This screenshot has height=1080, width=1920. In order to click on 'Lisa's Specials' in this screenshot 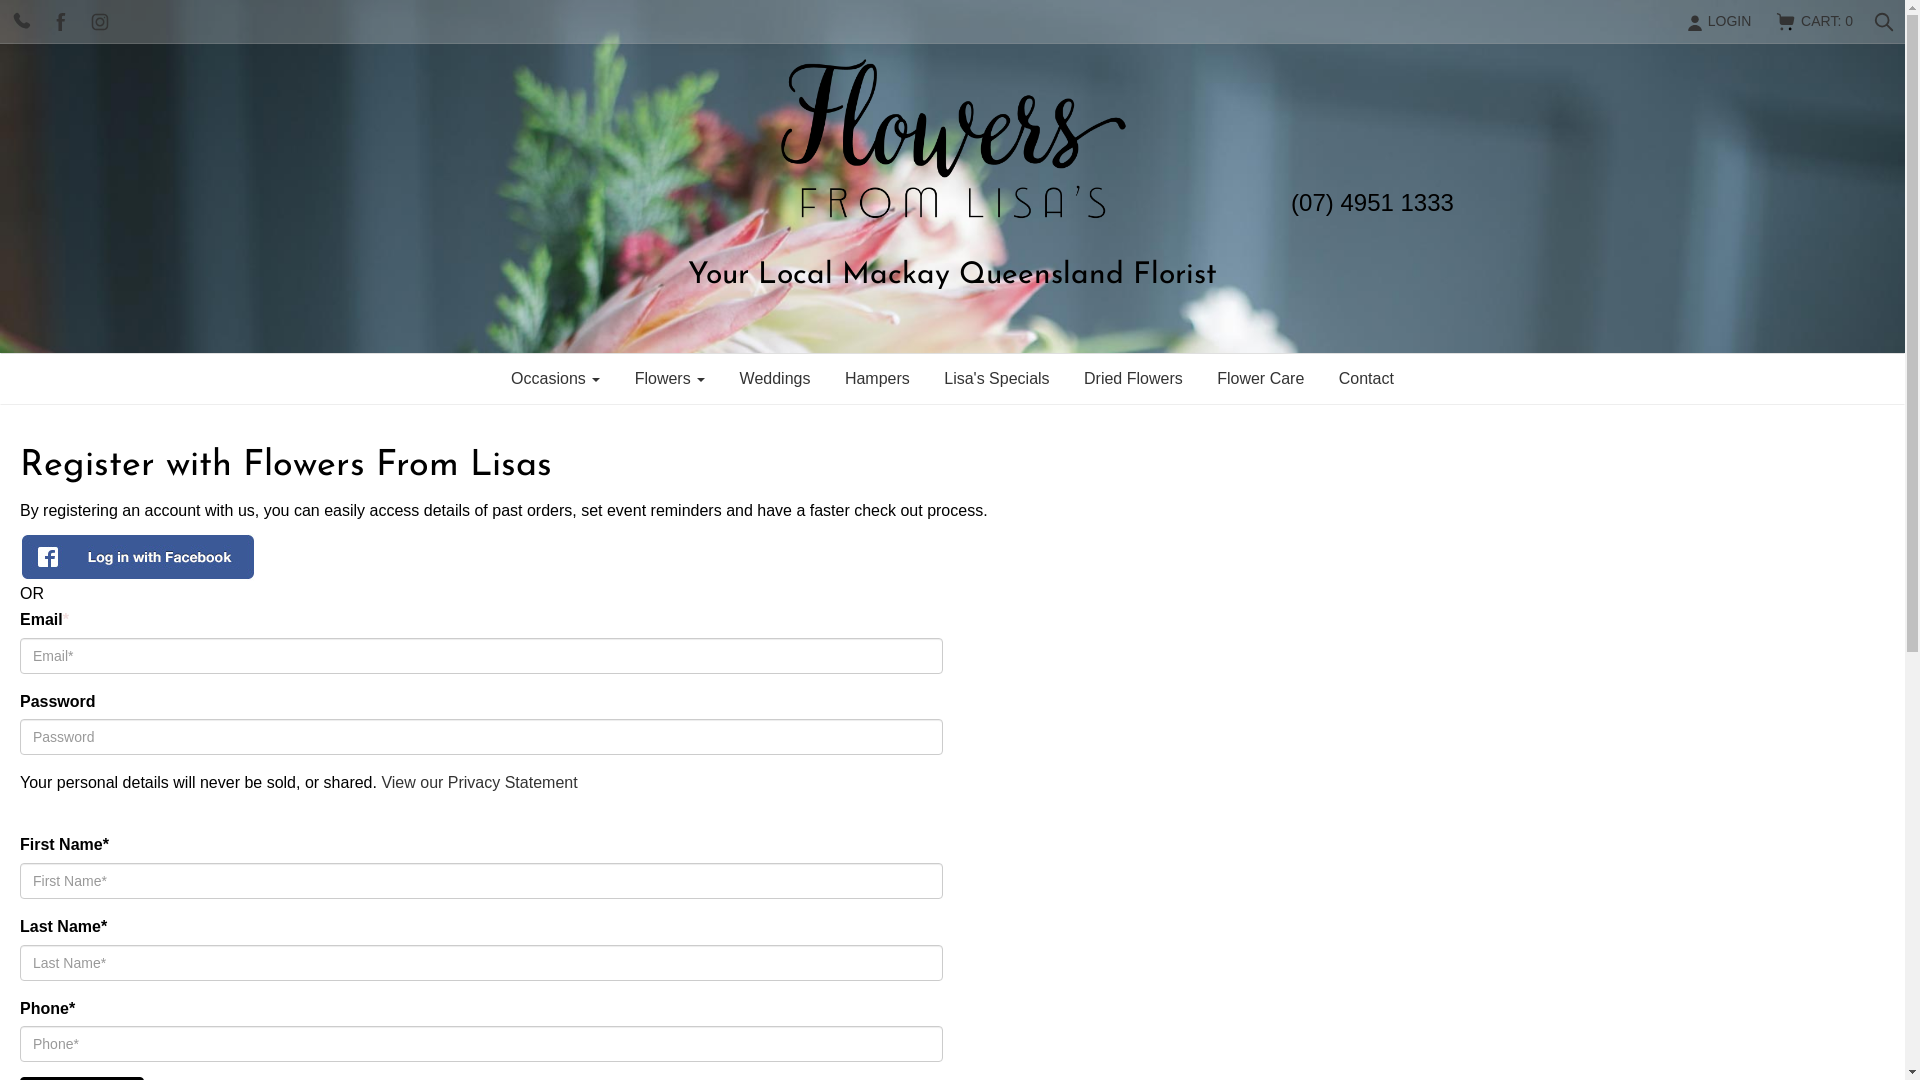, I will do `click(928, 378)`.